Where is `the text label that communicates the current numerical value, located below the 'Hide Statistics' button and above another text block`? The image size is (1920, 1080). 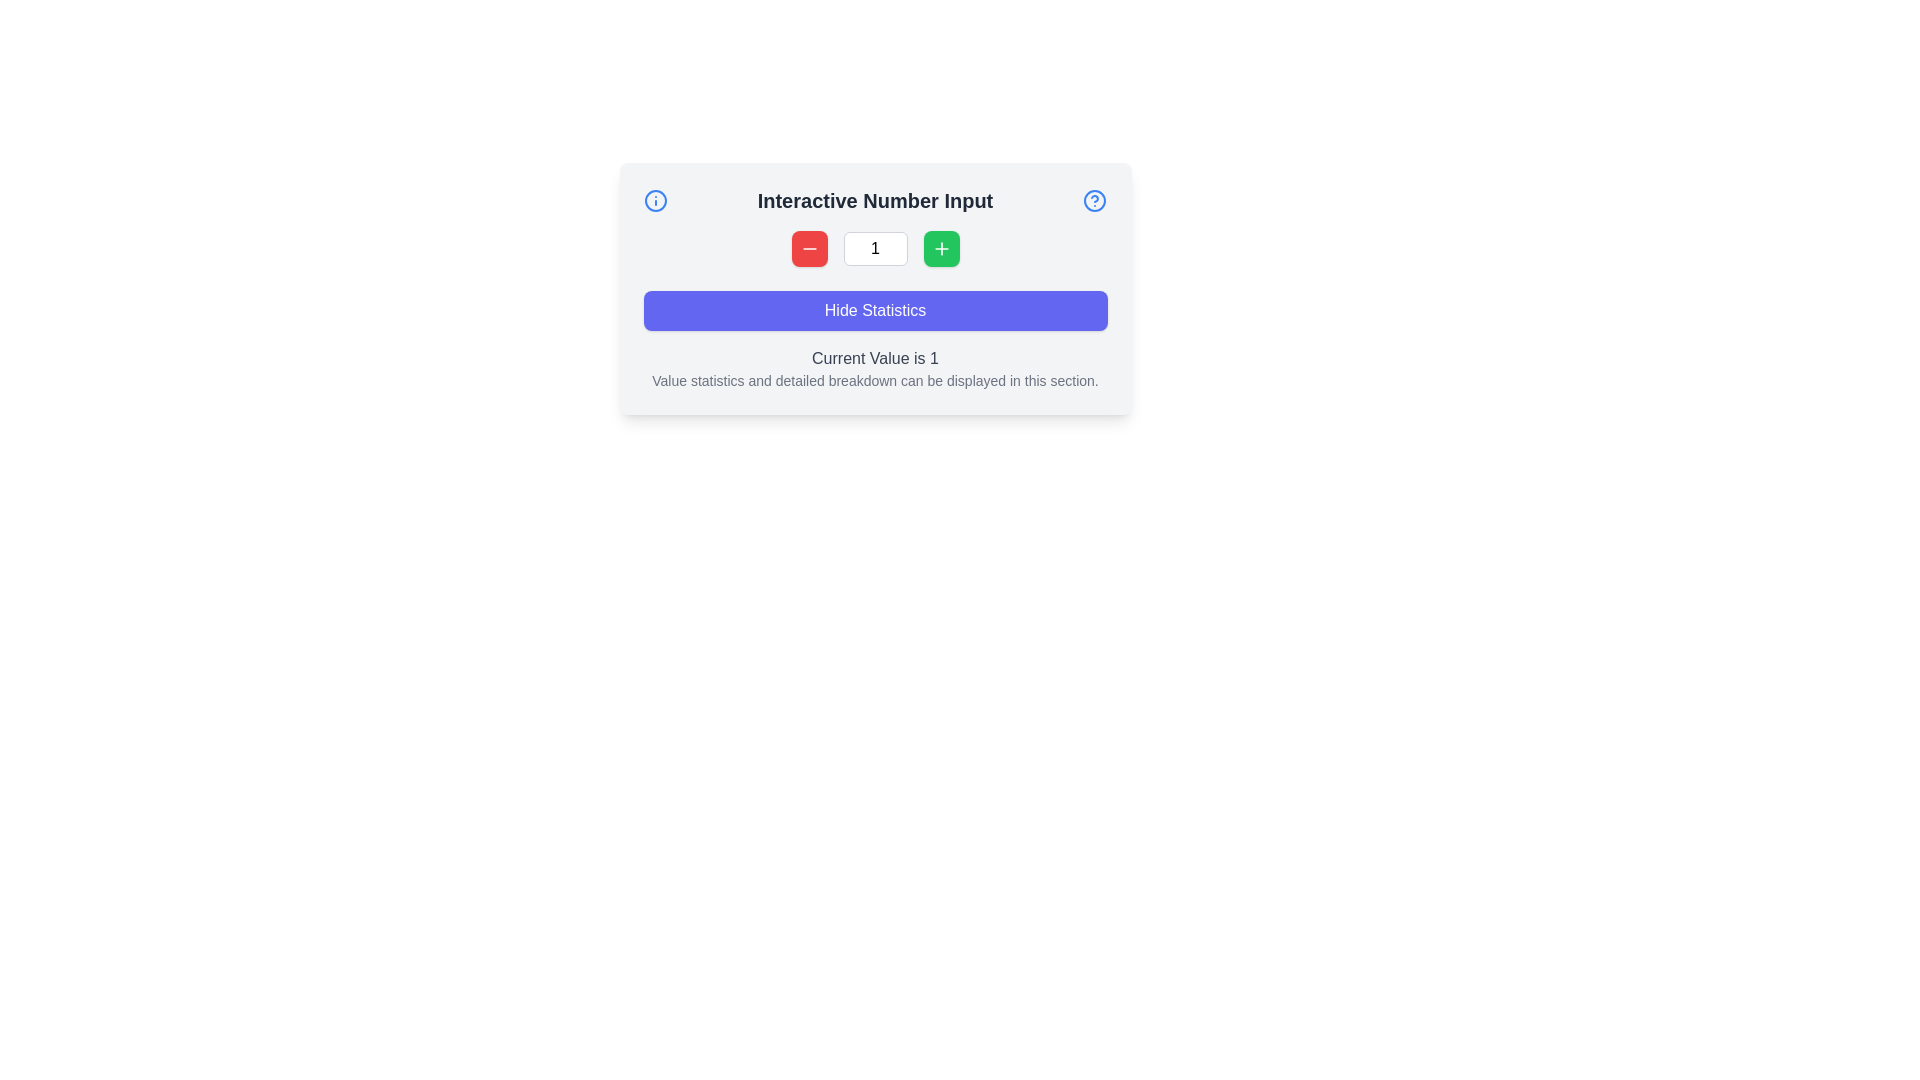 the text label that communicates the current numerical value, located below the 'Hide Statistics' button and above another text block is located at coordinates (875, 357).